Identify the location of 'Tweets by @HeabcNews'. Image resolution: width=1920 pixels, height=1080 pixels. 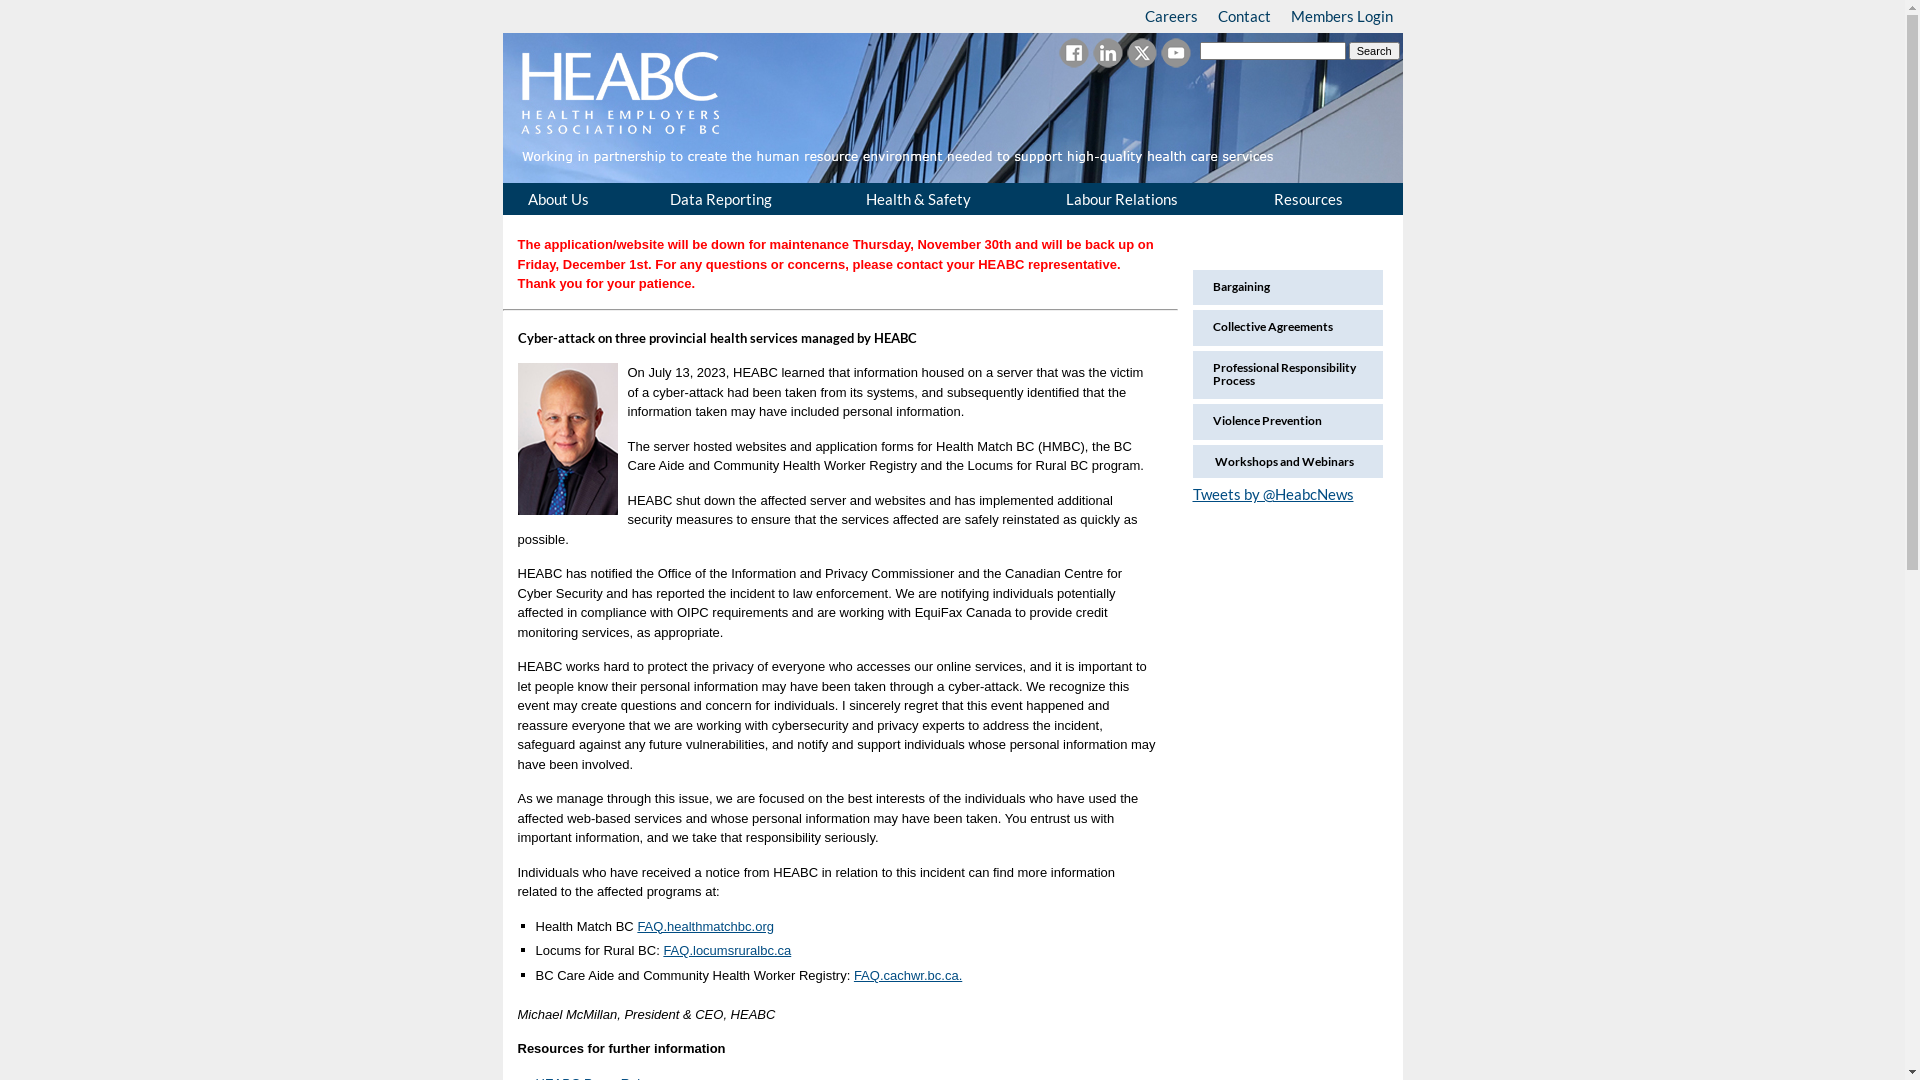
(1271, 493).